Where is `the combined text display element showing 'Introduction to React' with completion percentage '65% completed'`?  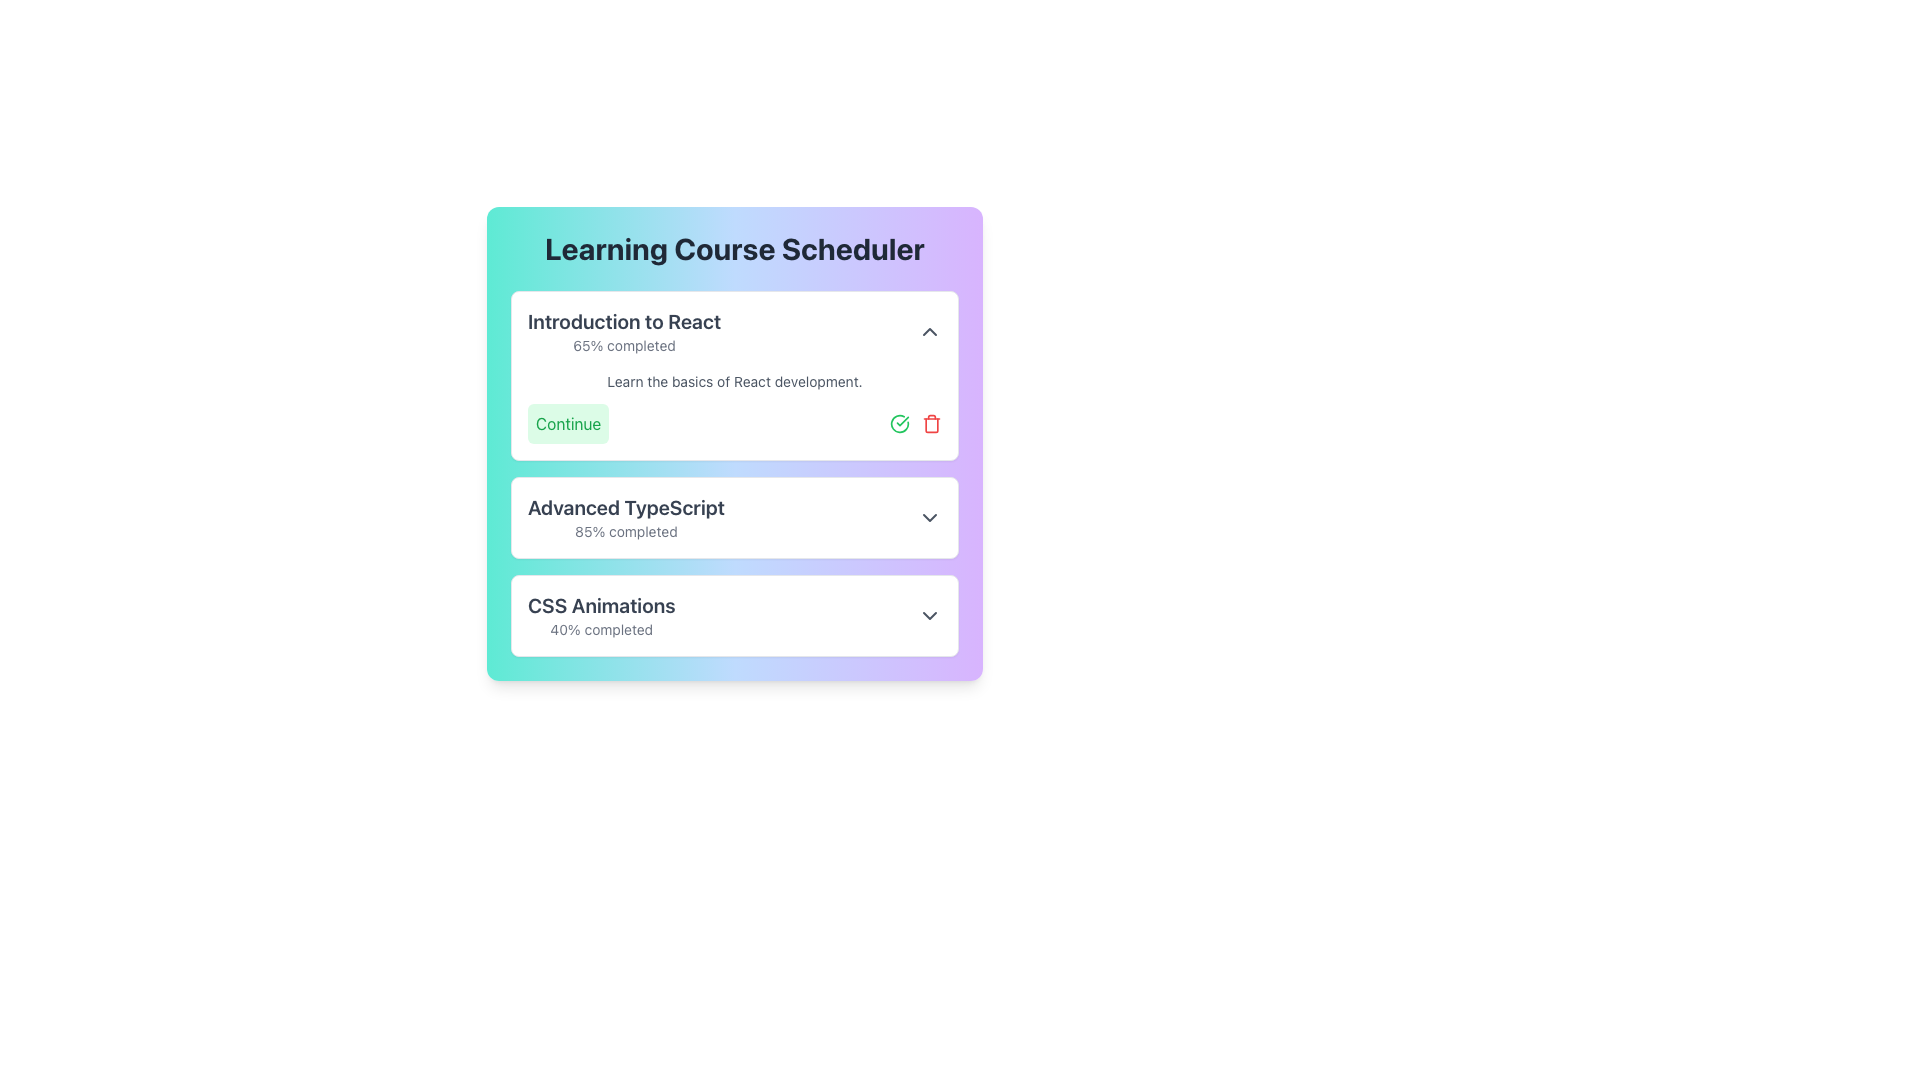
the combined text display element showing 'Introduction to React' with completion percentage '65% completed' is located at coordinates (623, 330).